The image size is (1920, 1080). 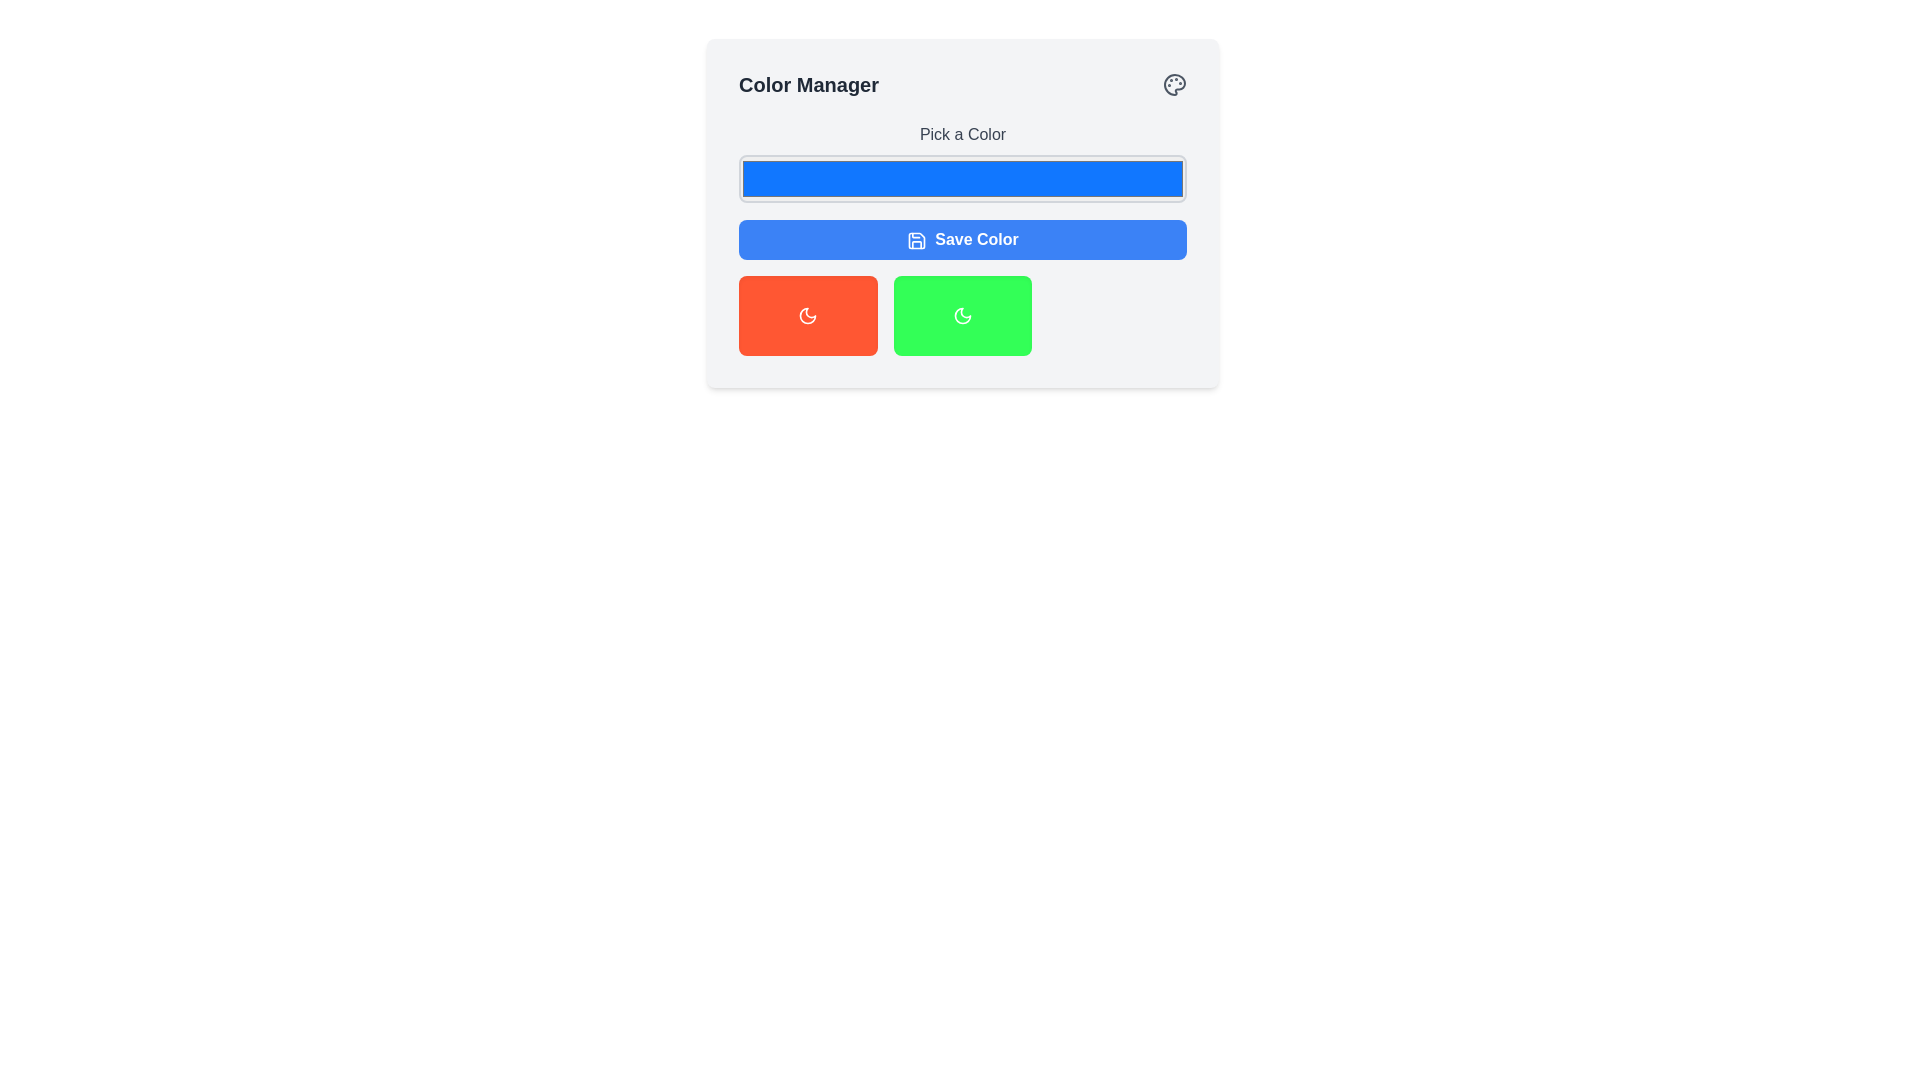 I want to click on the red button with rounded corners and a white moon-styled icon, located in the 'Color Manager' section as the first button from the left in the bottom row of the grid, so click(x=808, y=315).